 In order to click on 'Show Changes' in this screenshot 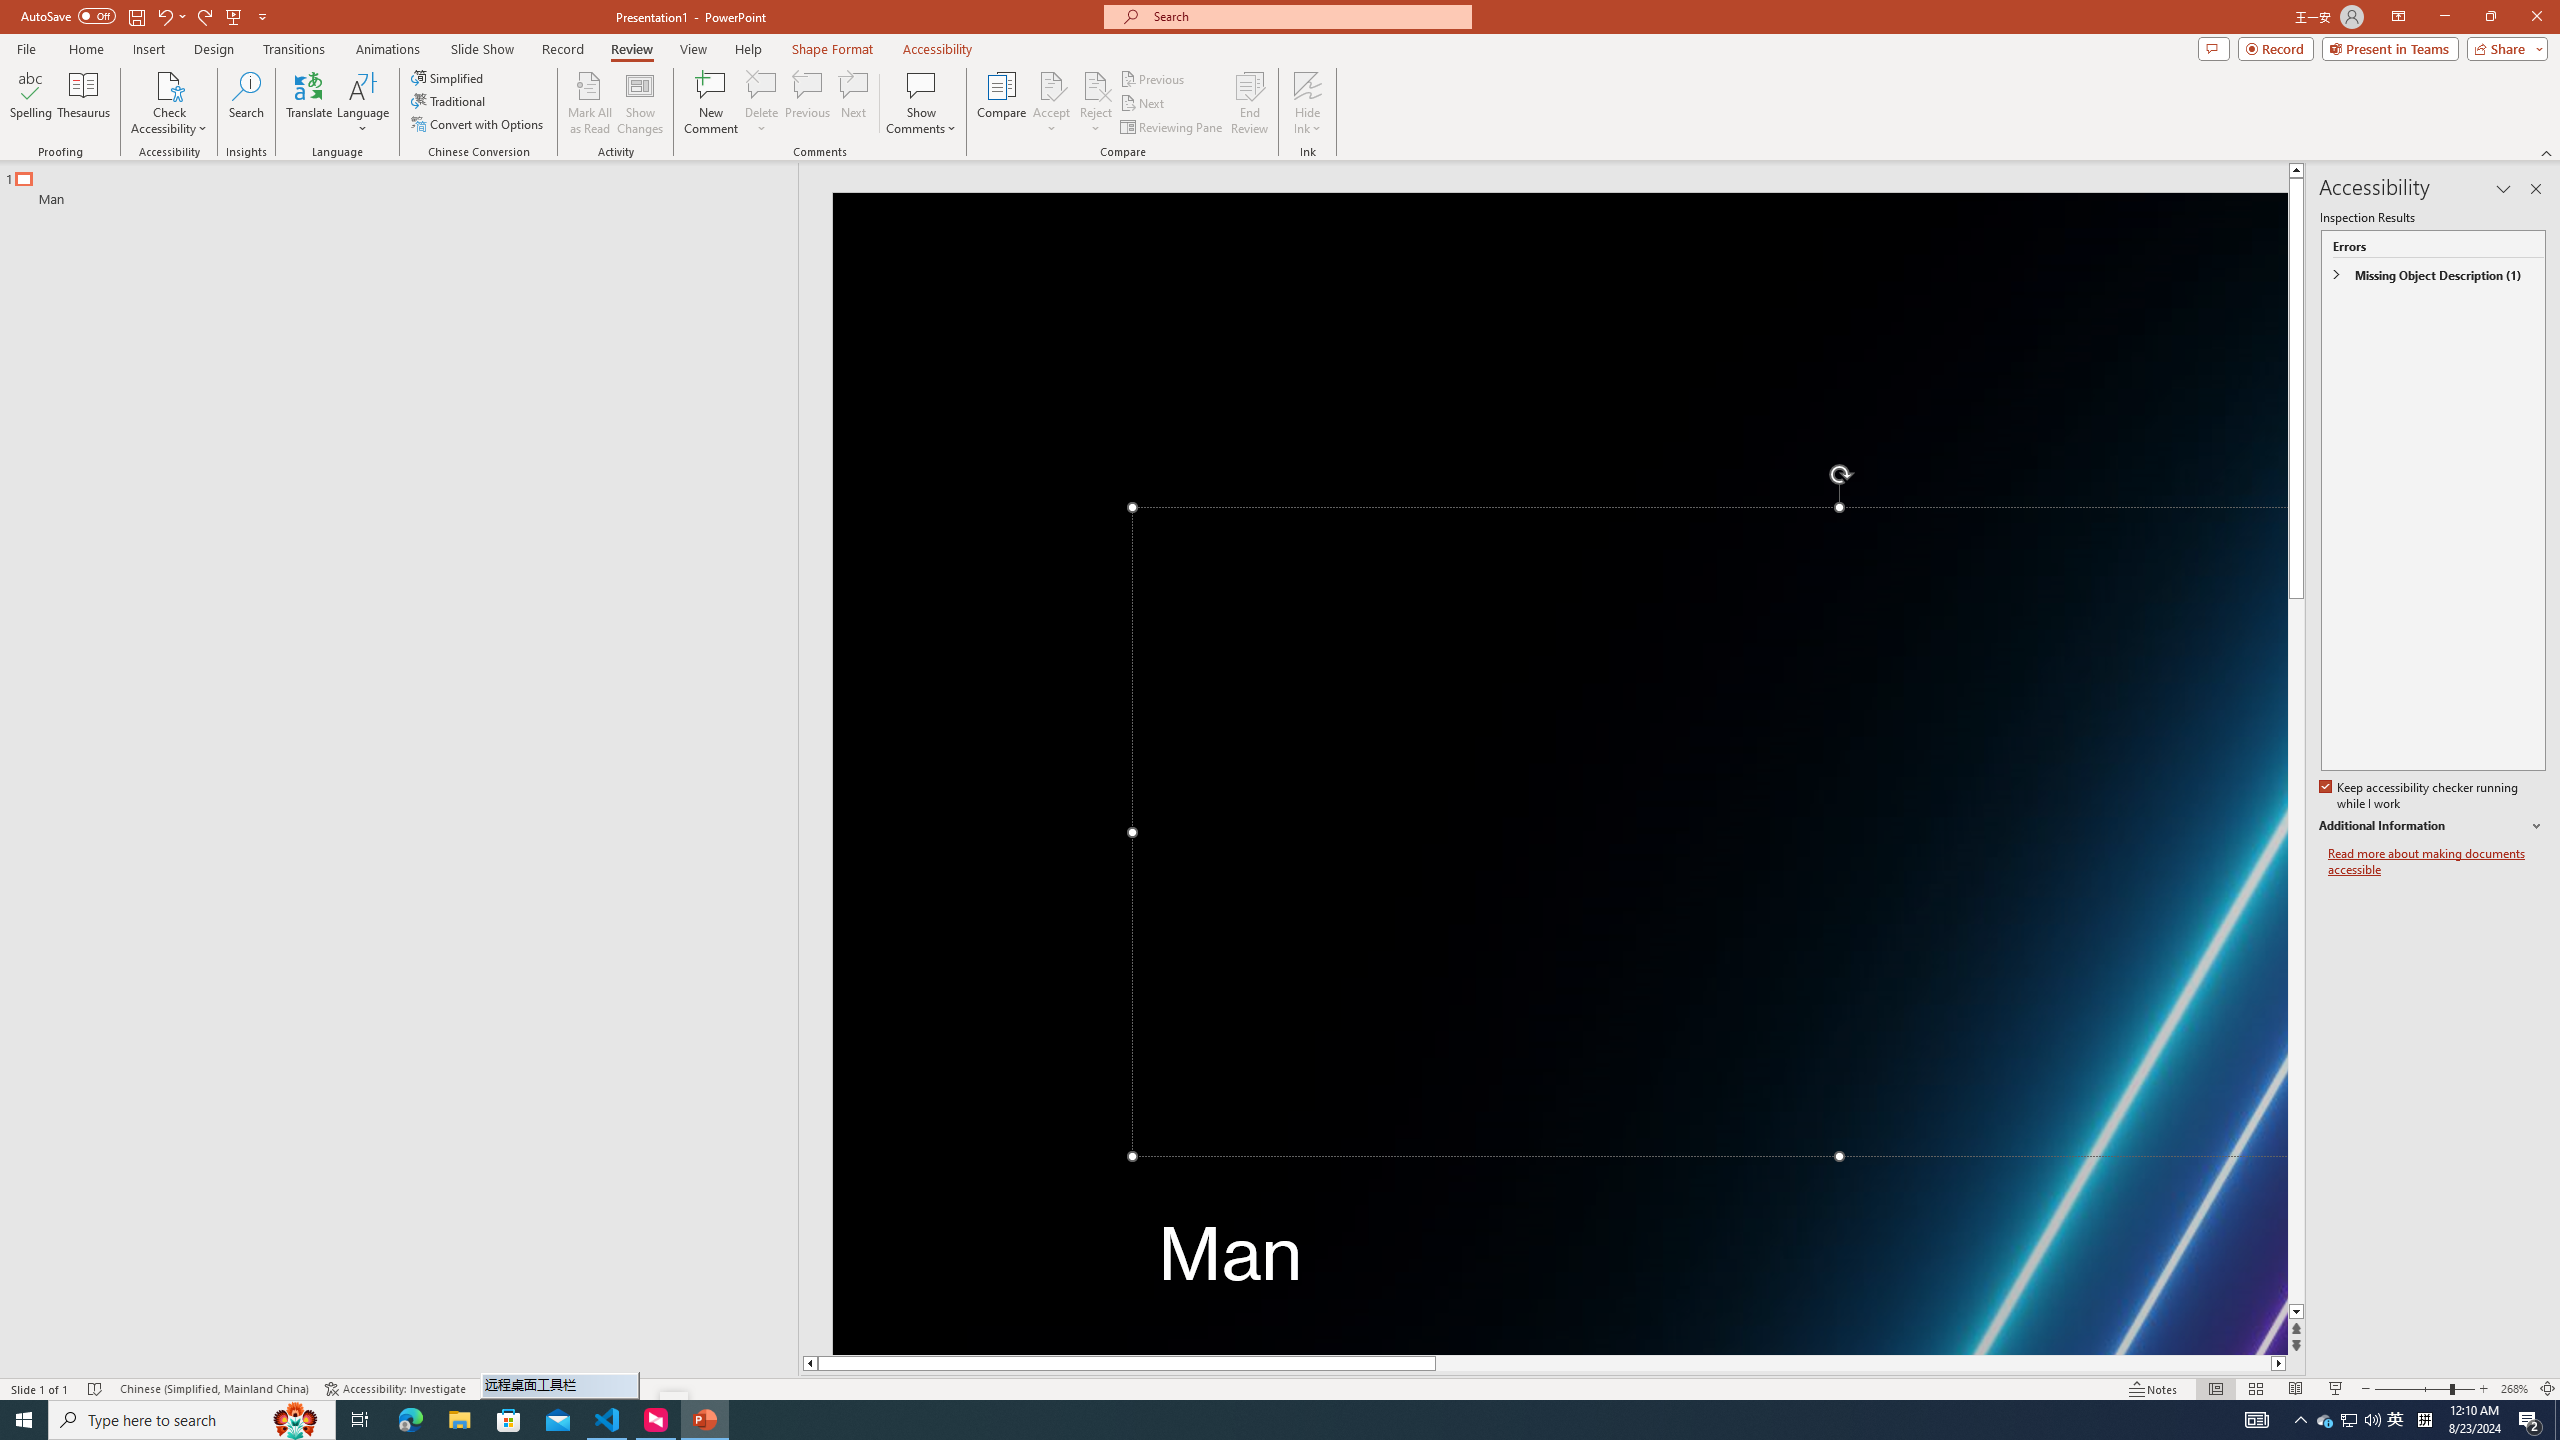, I will do `click(640, 103)`.